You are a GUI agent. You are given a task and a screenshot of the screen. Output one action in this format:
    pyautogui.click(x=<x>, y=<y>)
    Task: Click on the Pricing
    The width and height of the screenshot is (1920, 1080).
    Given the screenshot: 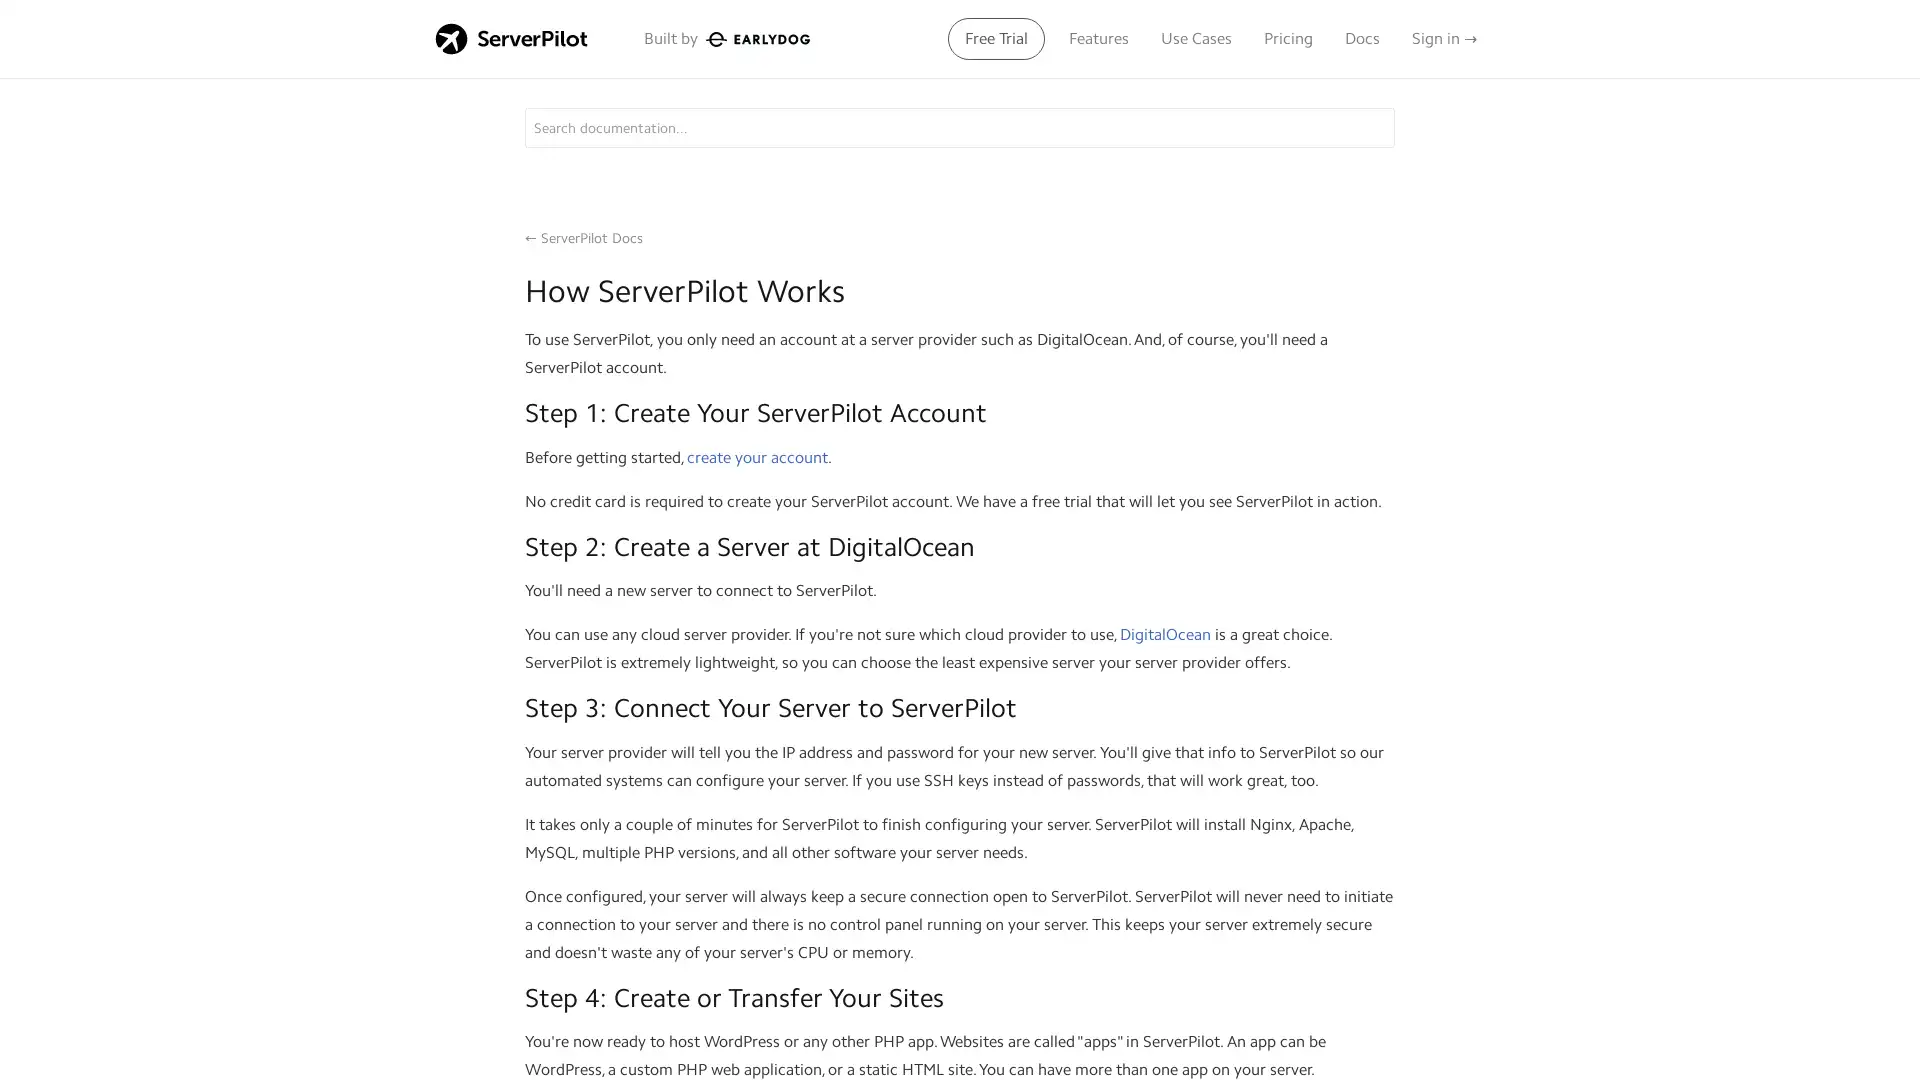 What is the action you would take?
    pyautogui.click(x=1288, y=38)
    